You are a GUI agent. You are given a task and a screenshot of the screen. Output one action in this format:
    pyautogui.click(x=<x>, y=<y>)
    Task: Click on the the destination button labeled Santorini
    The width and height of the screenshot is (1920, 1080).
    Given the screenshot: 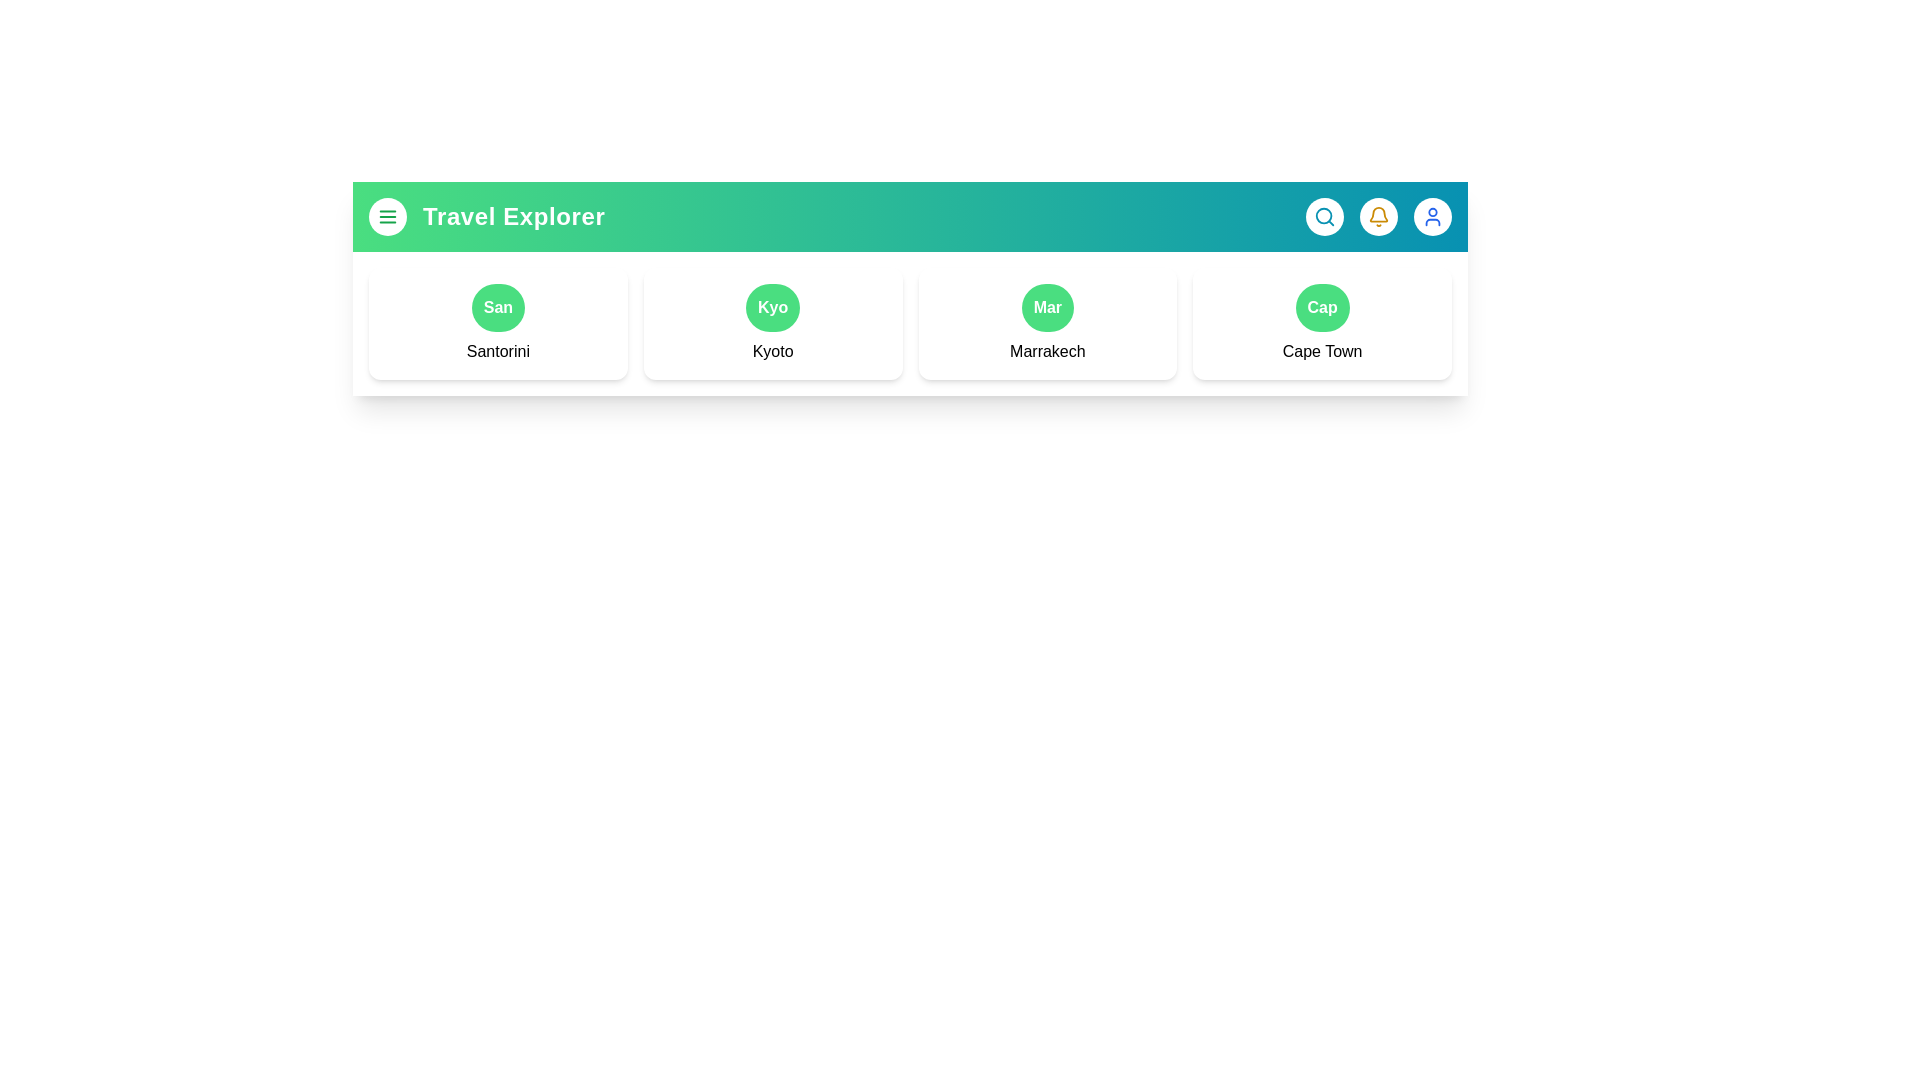 What is the action you would take?
    pyautogui.click(x=498, y=308)
    